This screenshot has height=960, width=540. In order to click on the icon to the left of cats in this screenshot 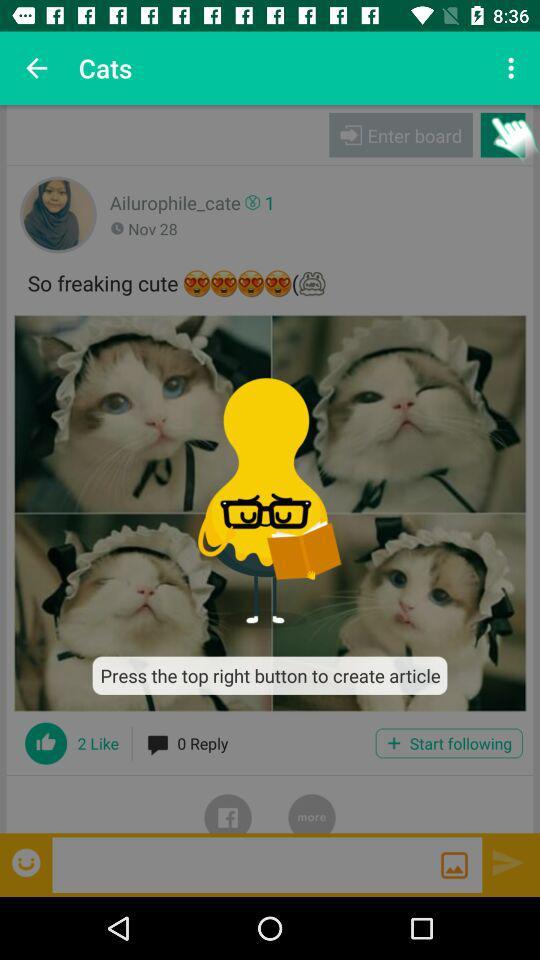, I will do `click(36, 68)`.